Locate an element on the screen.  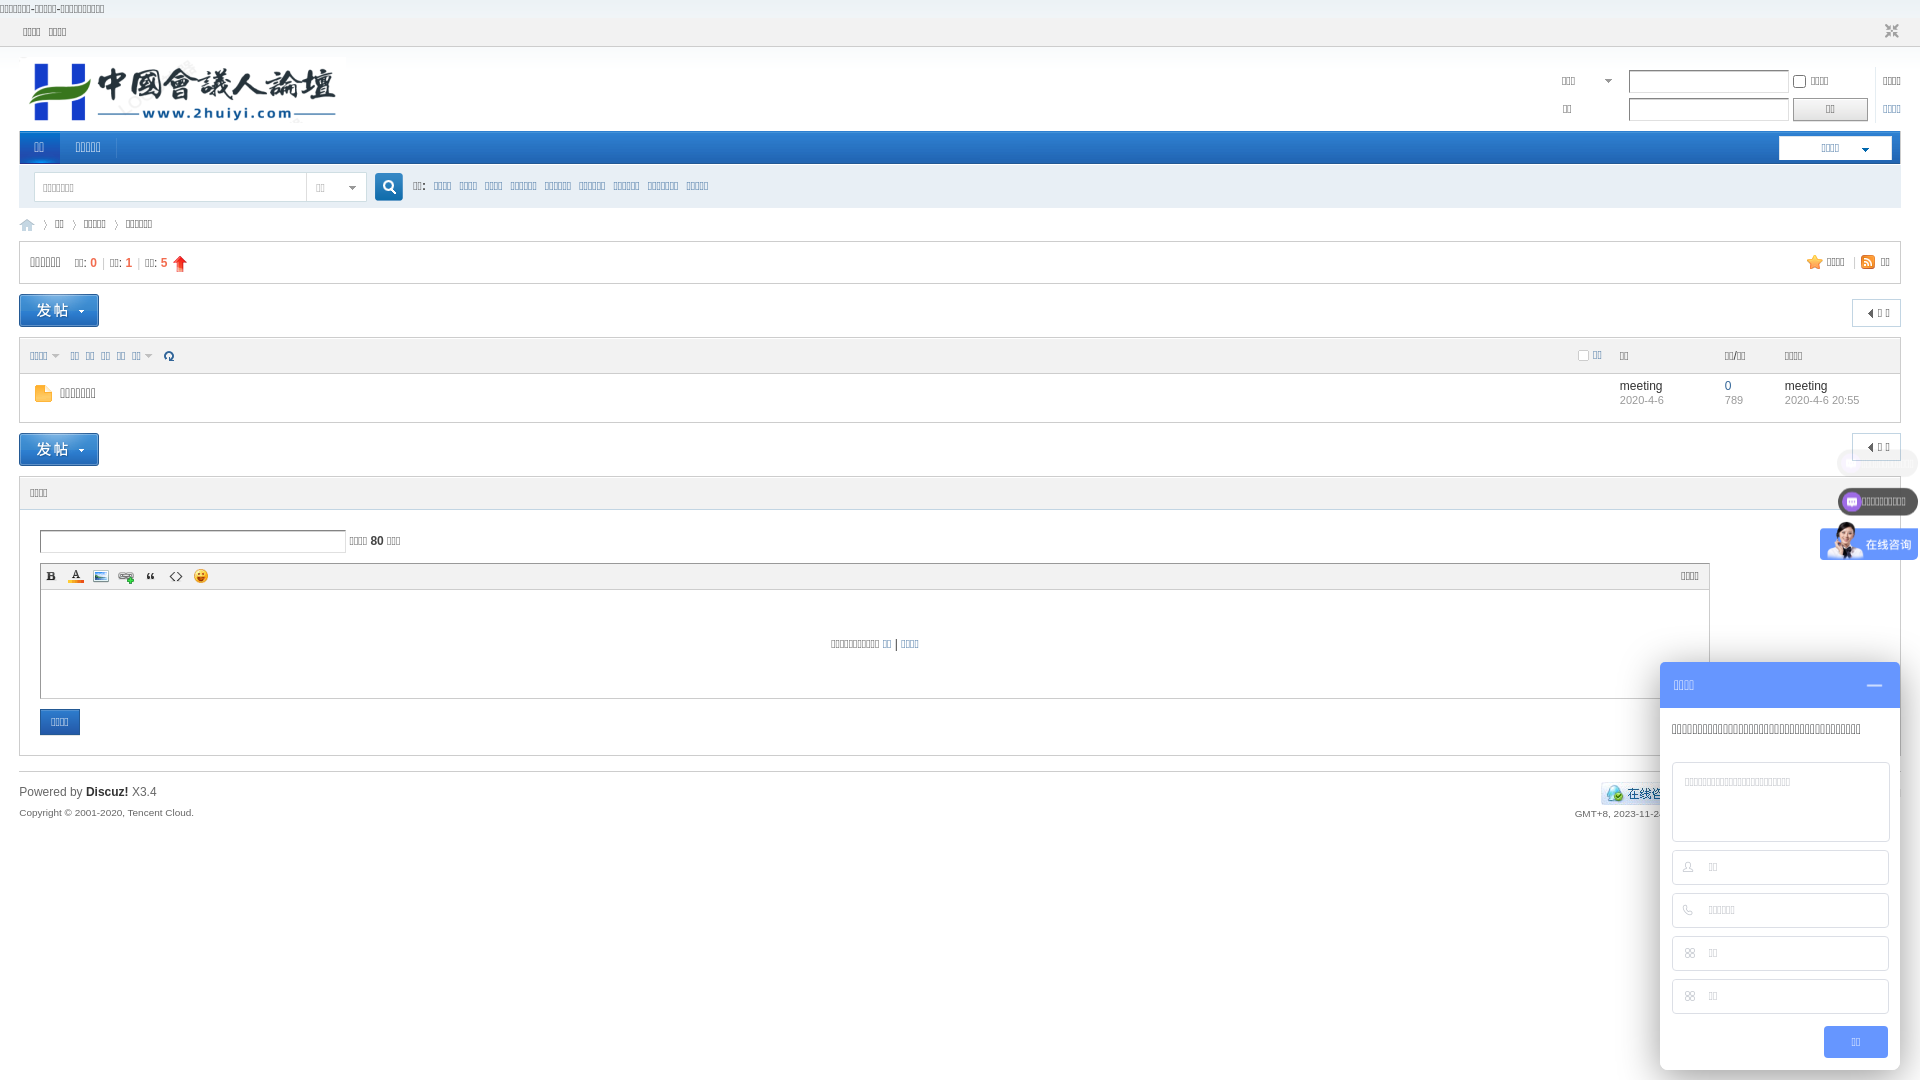
'Code' is located at coordinates (176, 575).